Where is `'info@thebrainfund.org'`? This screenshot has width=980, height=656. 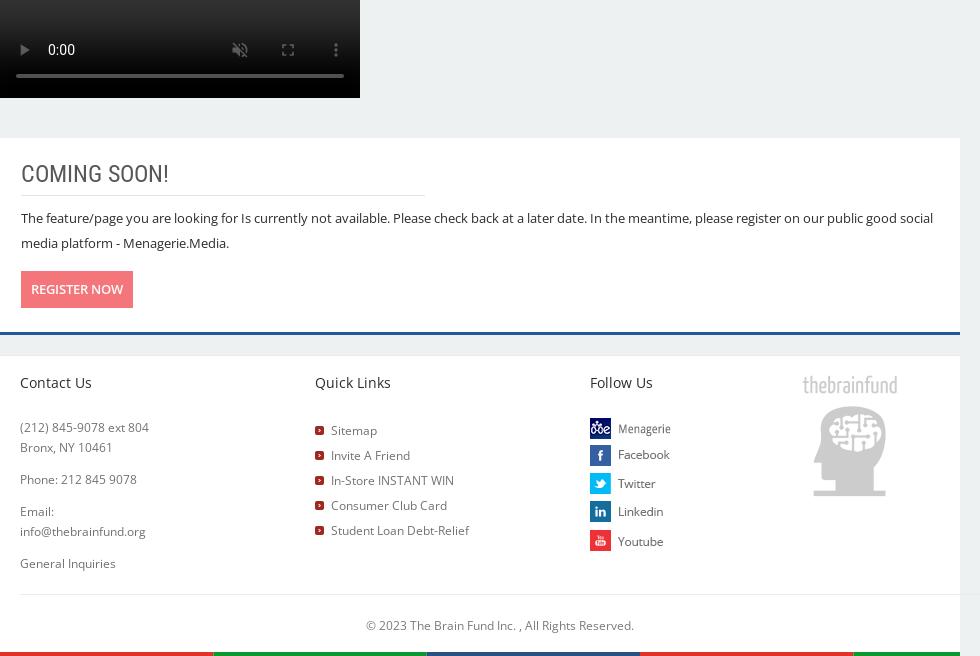
'info@thebrainfund.org' is located at coordinates (83, 531).